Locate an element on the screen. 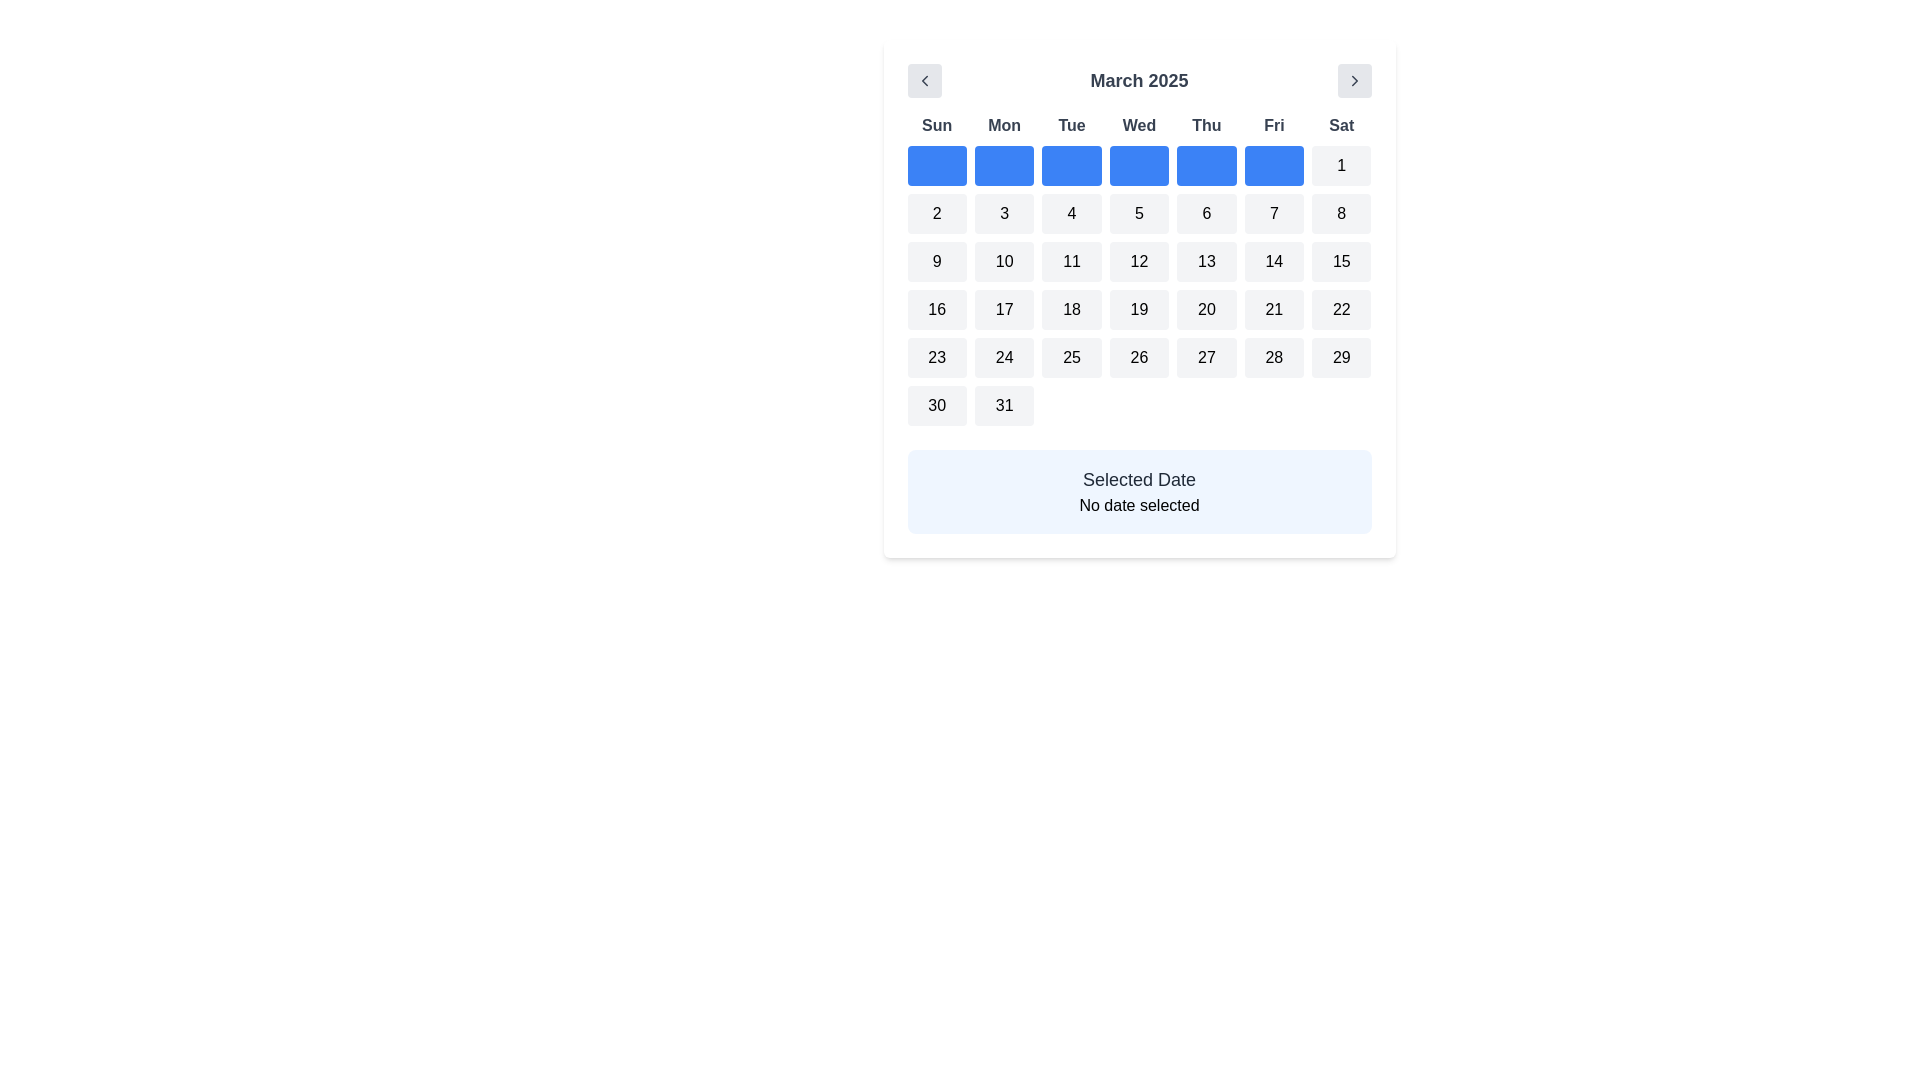 This screenshot has width=1920, height=1080. the clickable calendar date item displaying the number '14' is located at coordinates (1273, 261).